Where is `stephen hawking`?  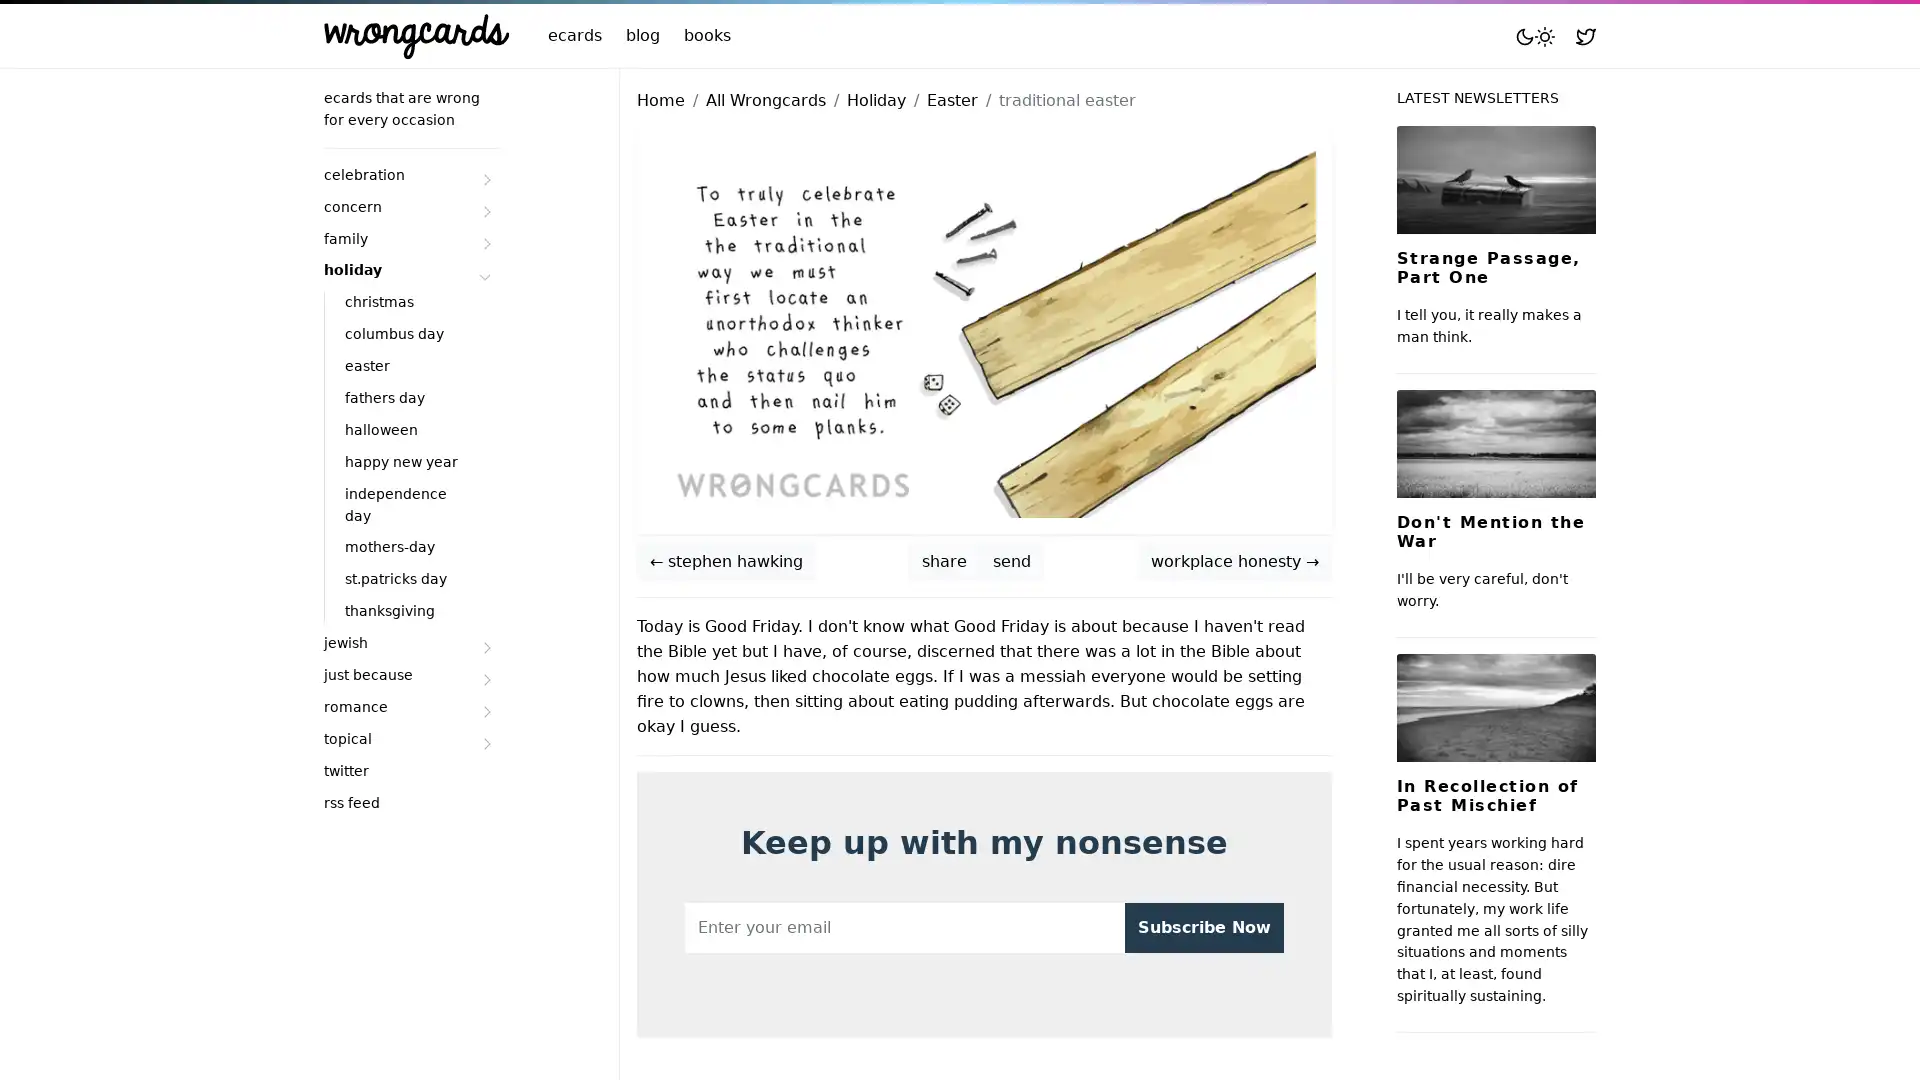
stephen hawking is located at coordinates (725, 561).